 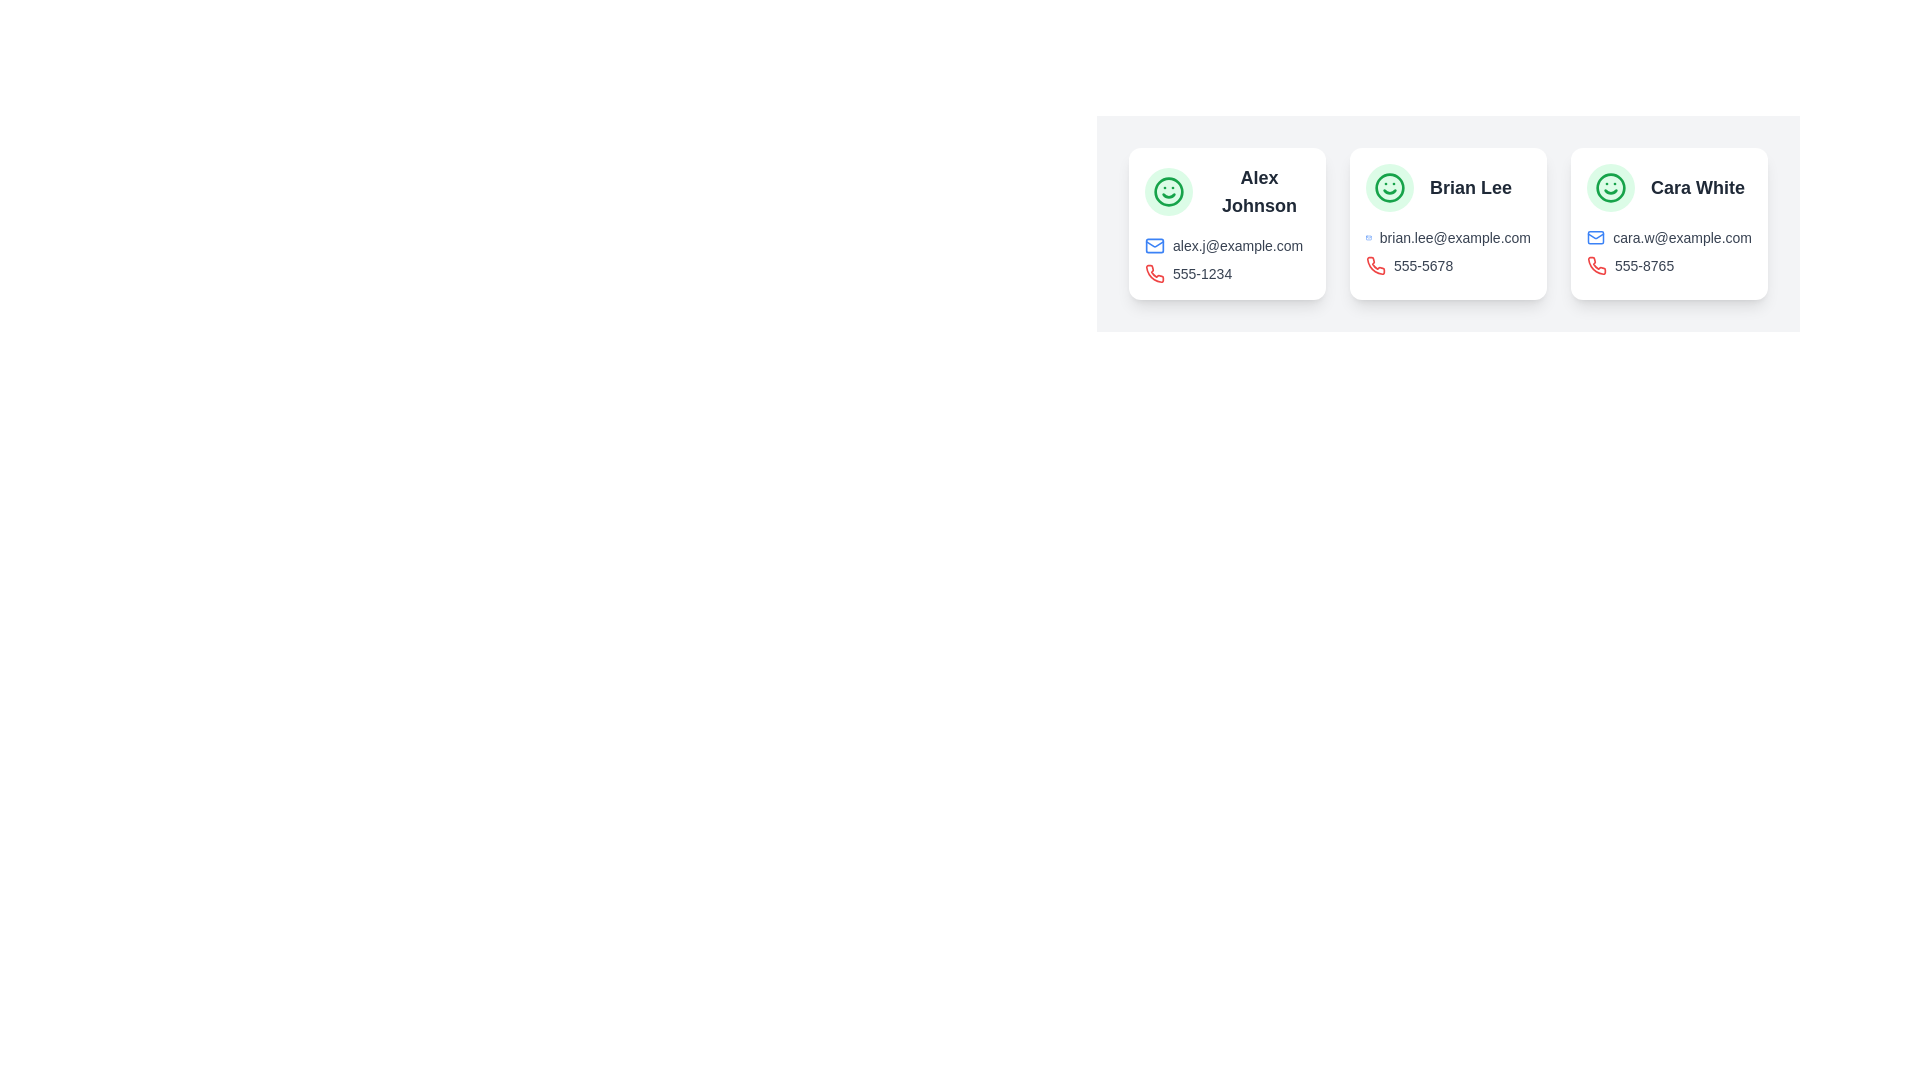 I want to click on the green smiley face icon in the top-left corner of the card for user 'Alex Johnson' to interact with it, so click(x=1169, y=192).